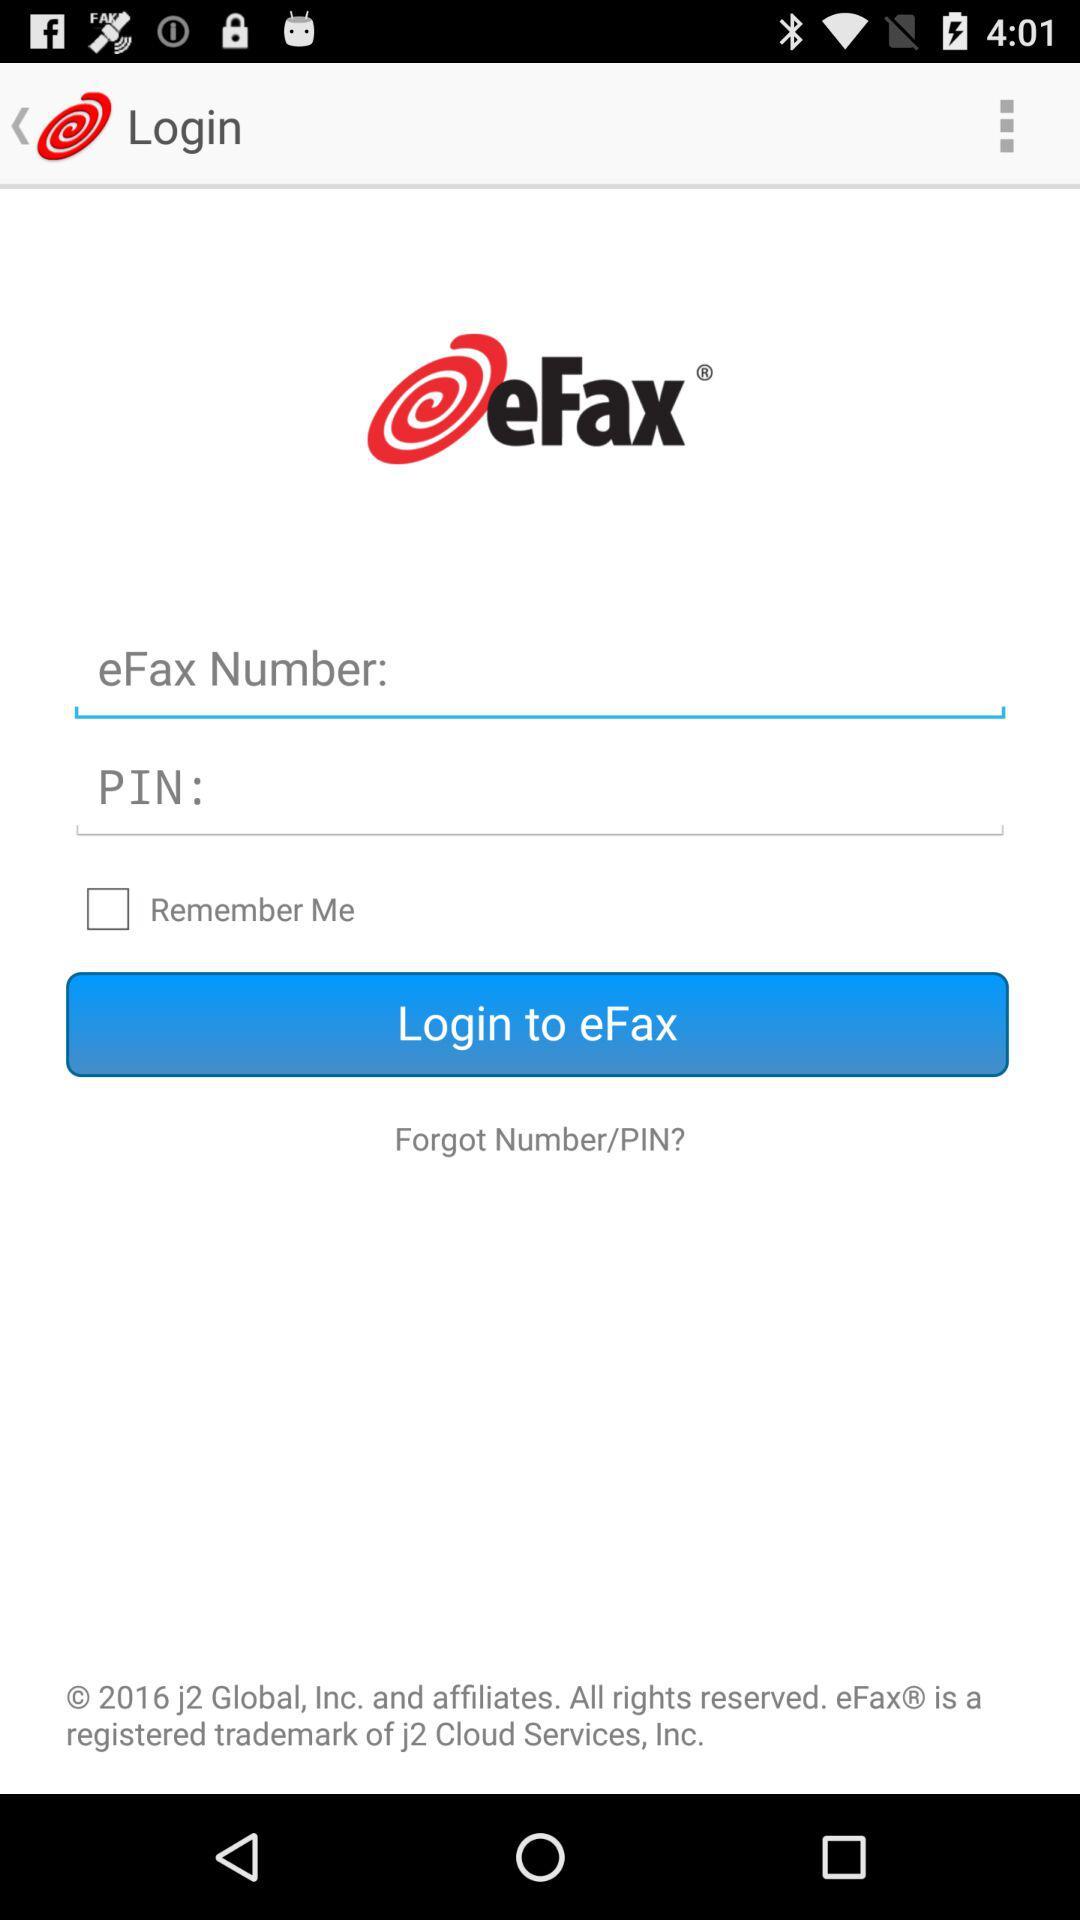 The height and width of the screenshot is (1920, 1080). I want to click on the more icon, so click(1006, 124).